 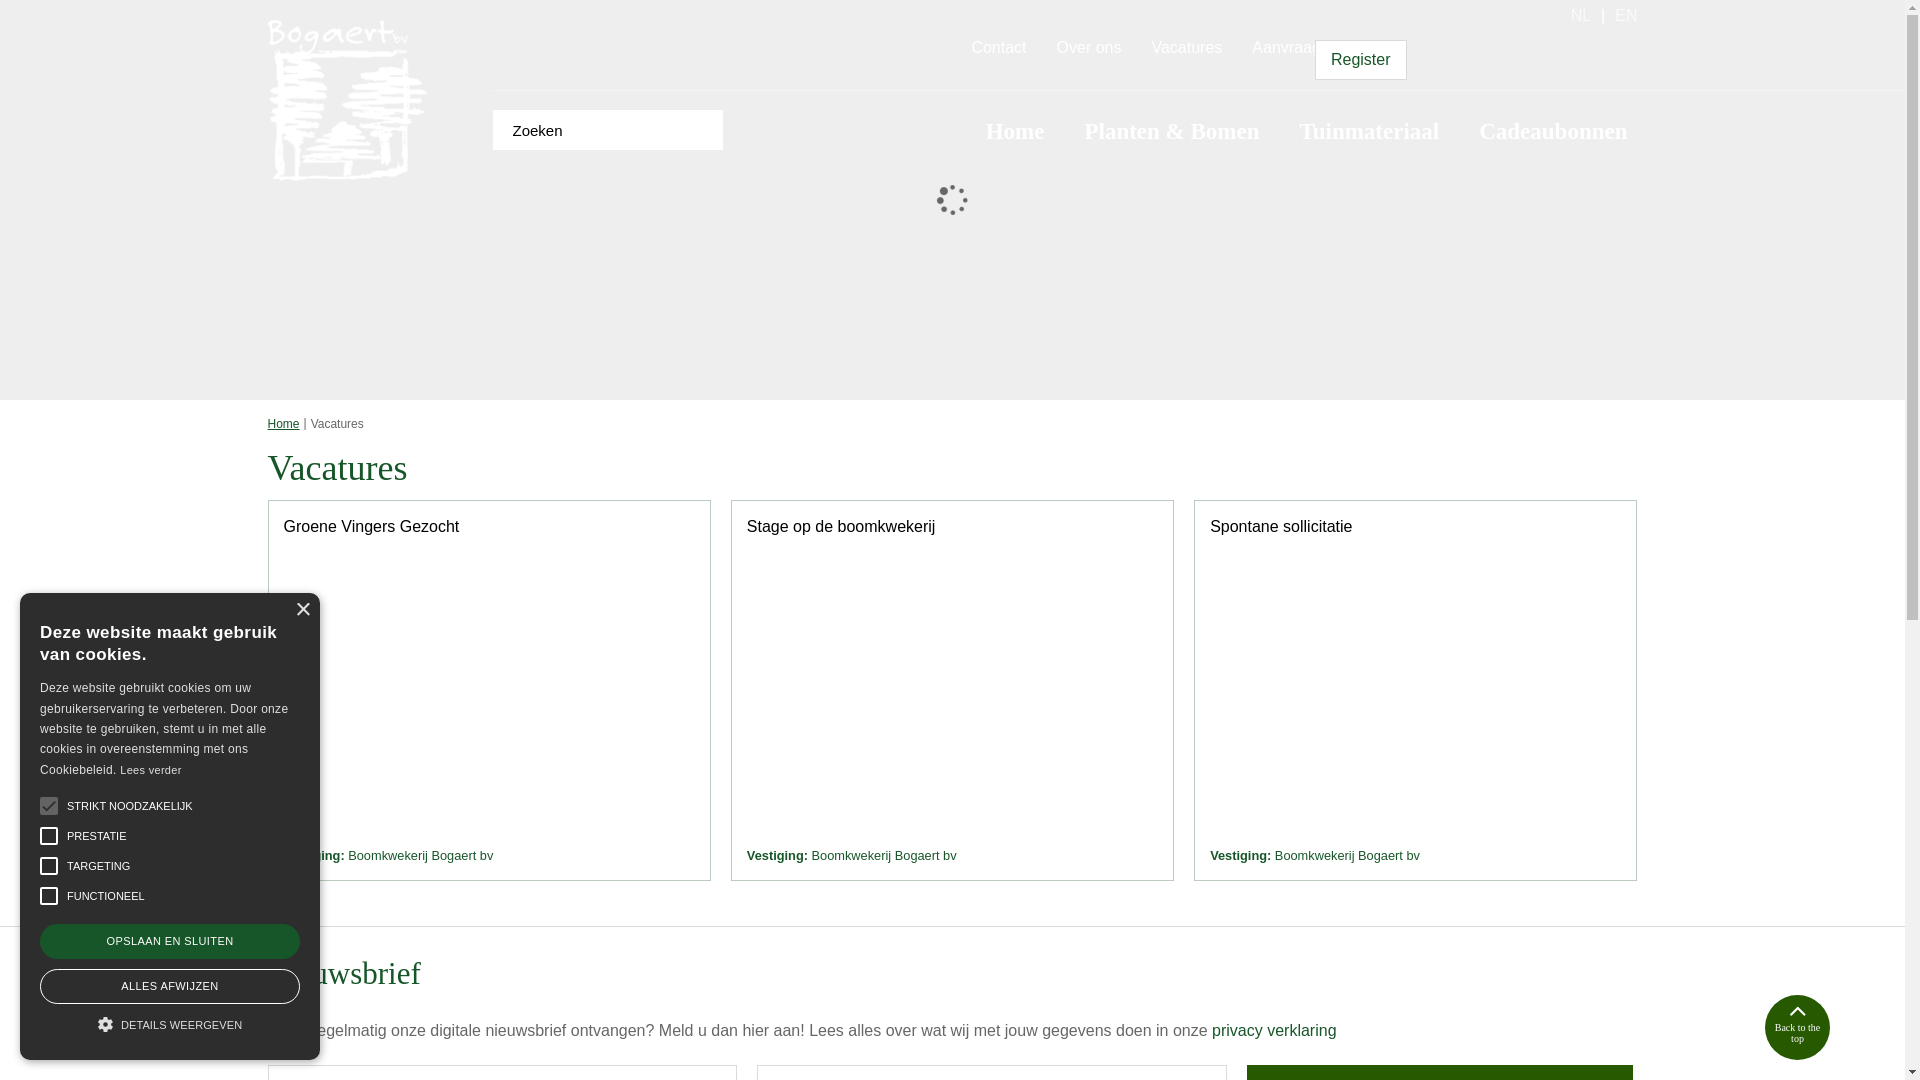 What do you see at coordinates (282, 423) in the screenshot?
I see `'Home'` at bounding box center [282, 423].